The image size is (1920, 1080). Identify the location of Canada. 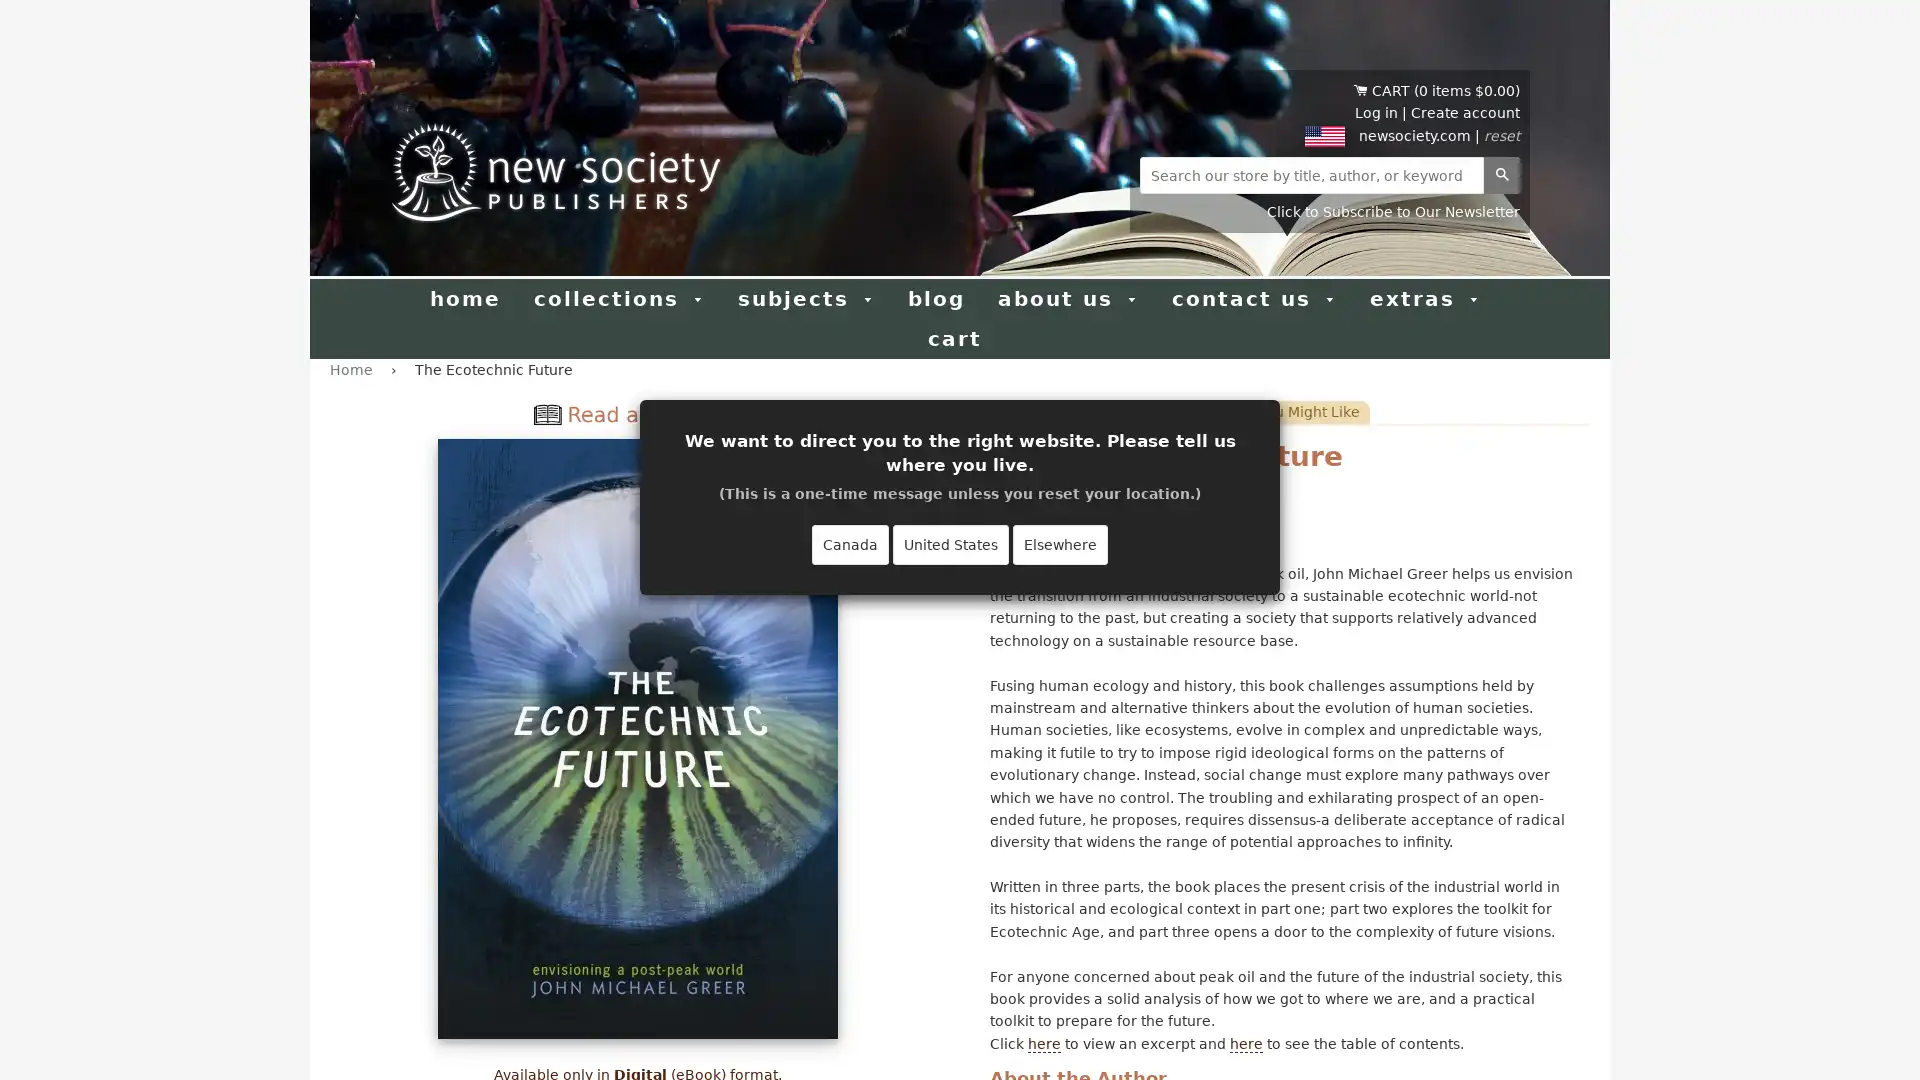
(850, 544).